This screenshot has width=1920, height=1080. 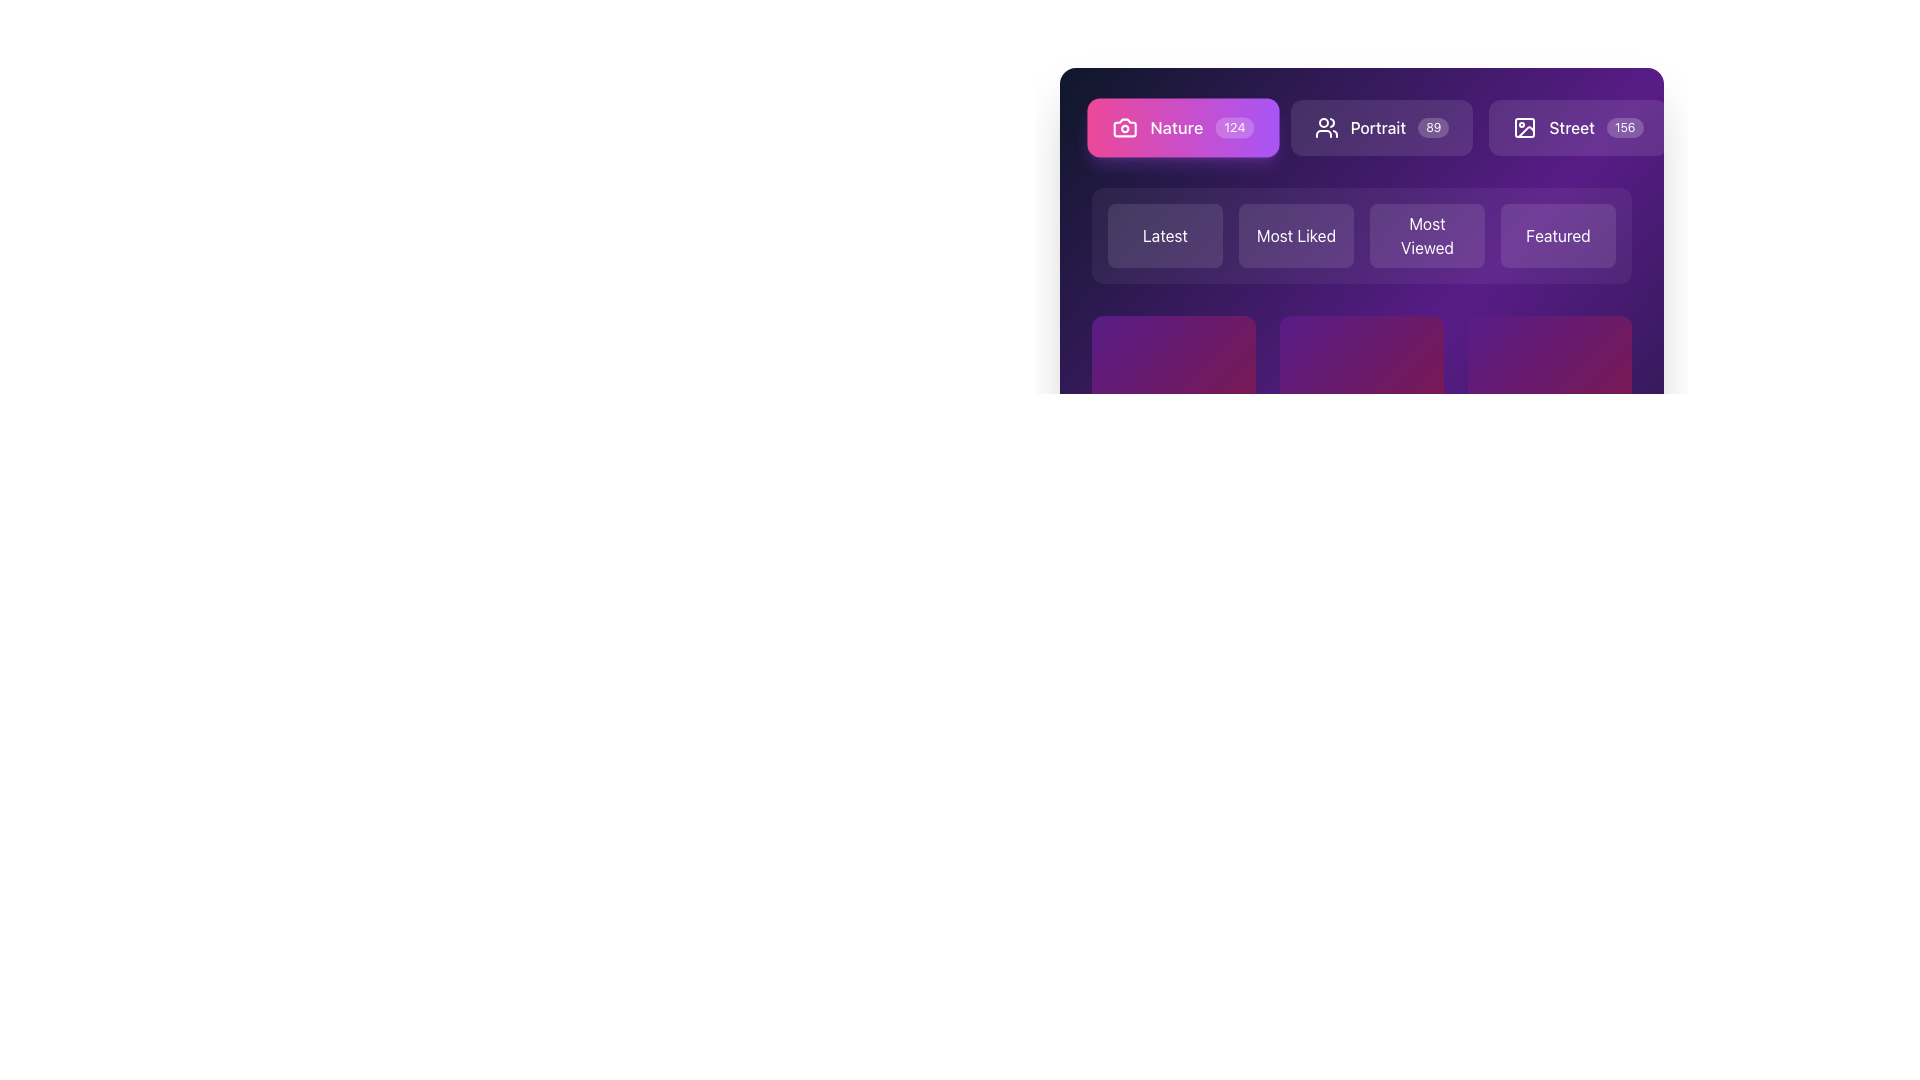 I want to click on the photograph icon on the left side of the 'Street' button, which has a circle on the top right and is styled in white on a purple background, so click(x=1524, y=127).